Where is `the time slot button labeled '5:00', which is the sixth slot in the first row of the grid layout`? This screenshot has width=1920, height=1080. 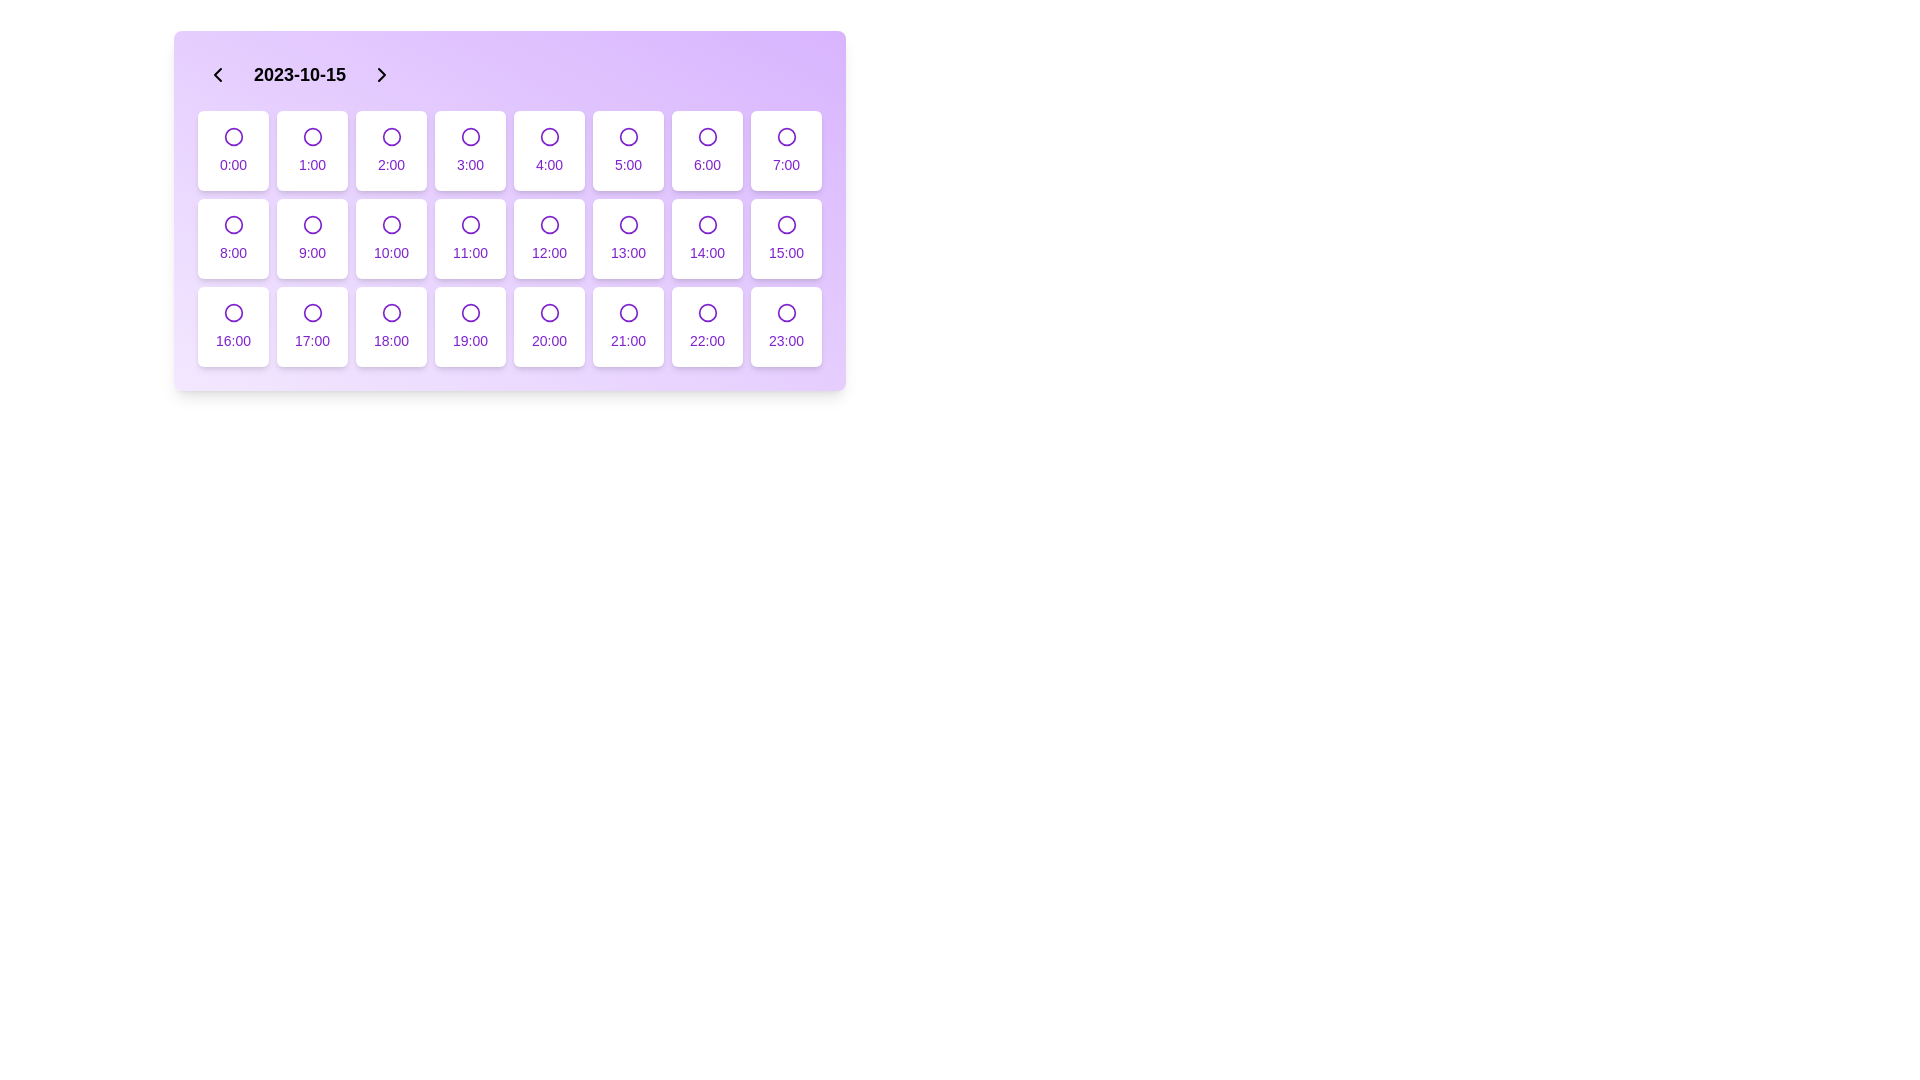 the time slot button labeled '5:00', which is the sixth slot in the first row of the grid layout is located at coordinates (627, 149).